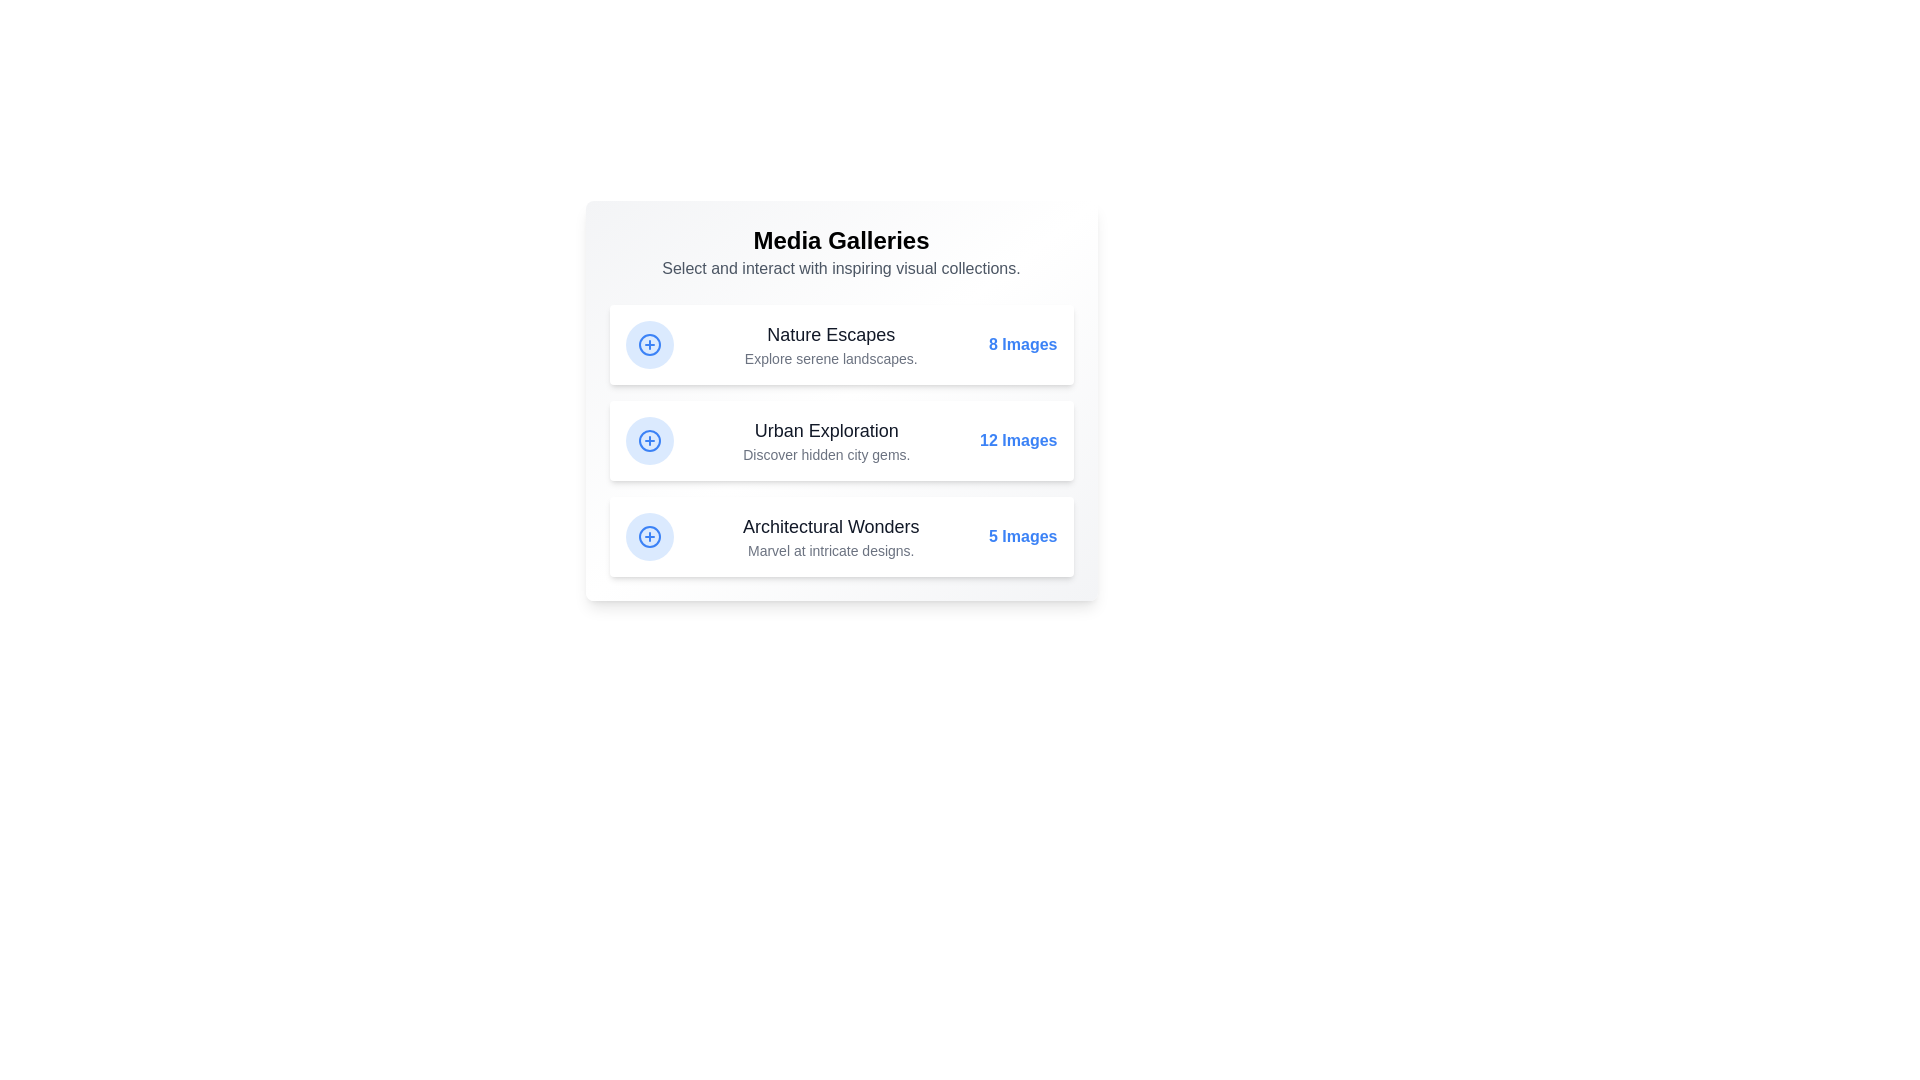  I want to click on plus icon for Urban Exploration gallery details, so click(649, 439).